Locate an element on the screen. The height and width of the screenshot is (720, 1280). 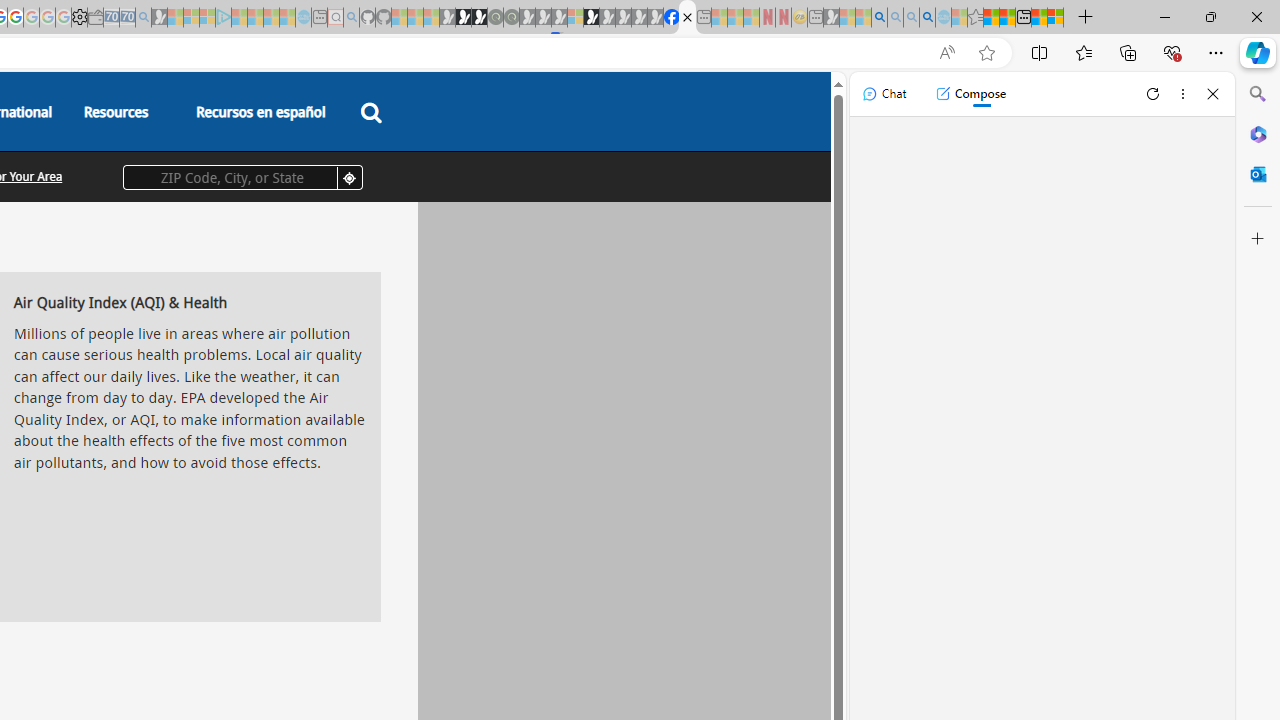
'Nordace | Facebook' is located at coordinates (672, 17).